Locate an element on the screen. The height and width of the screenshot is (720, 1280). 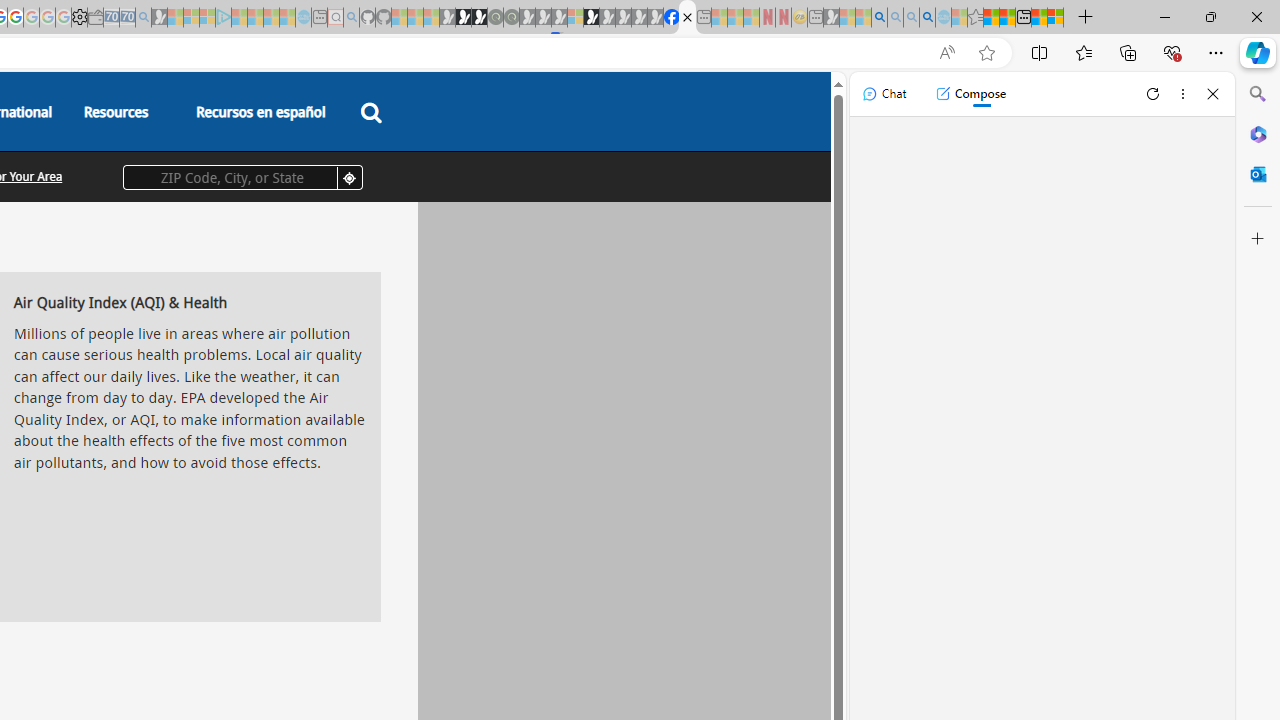
'Nordace | Facebook' is located at coordinates (672, 17).